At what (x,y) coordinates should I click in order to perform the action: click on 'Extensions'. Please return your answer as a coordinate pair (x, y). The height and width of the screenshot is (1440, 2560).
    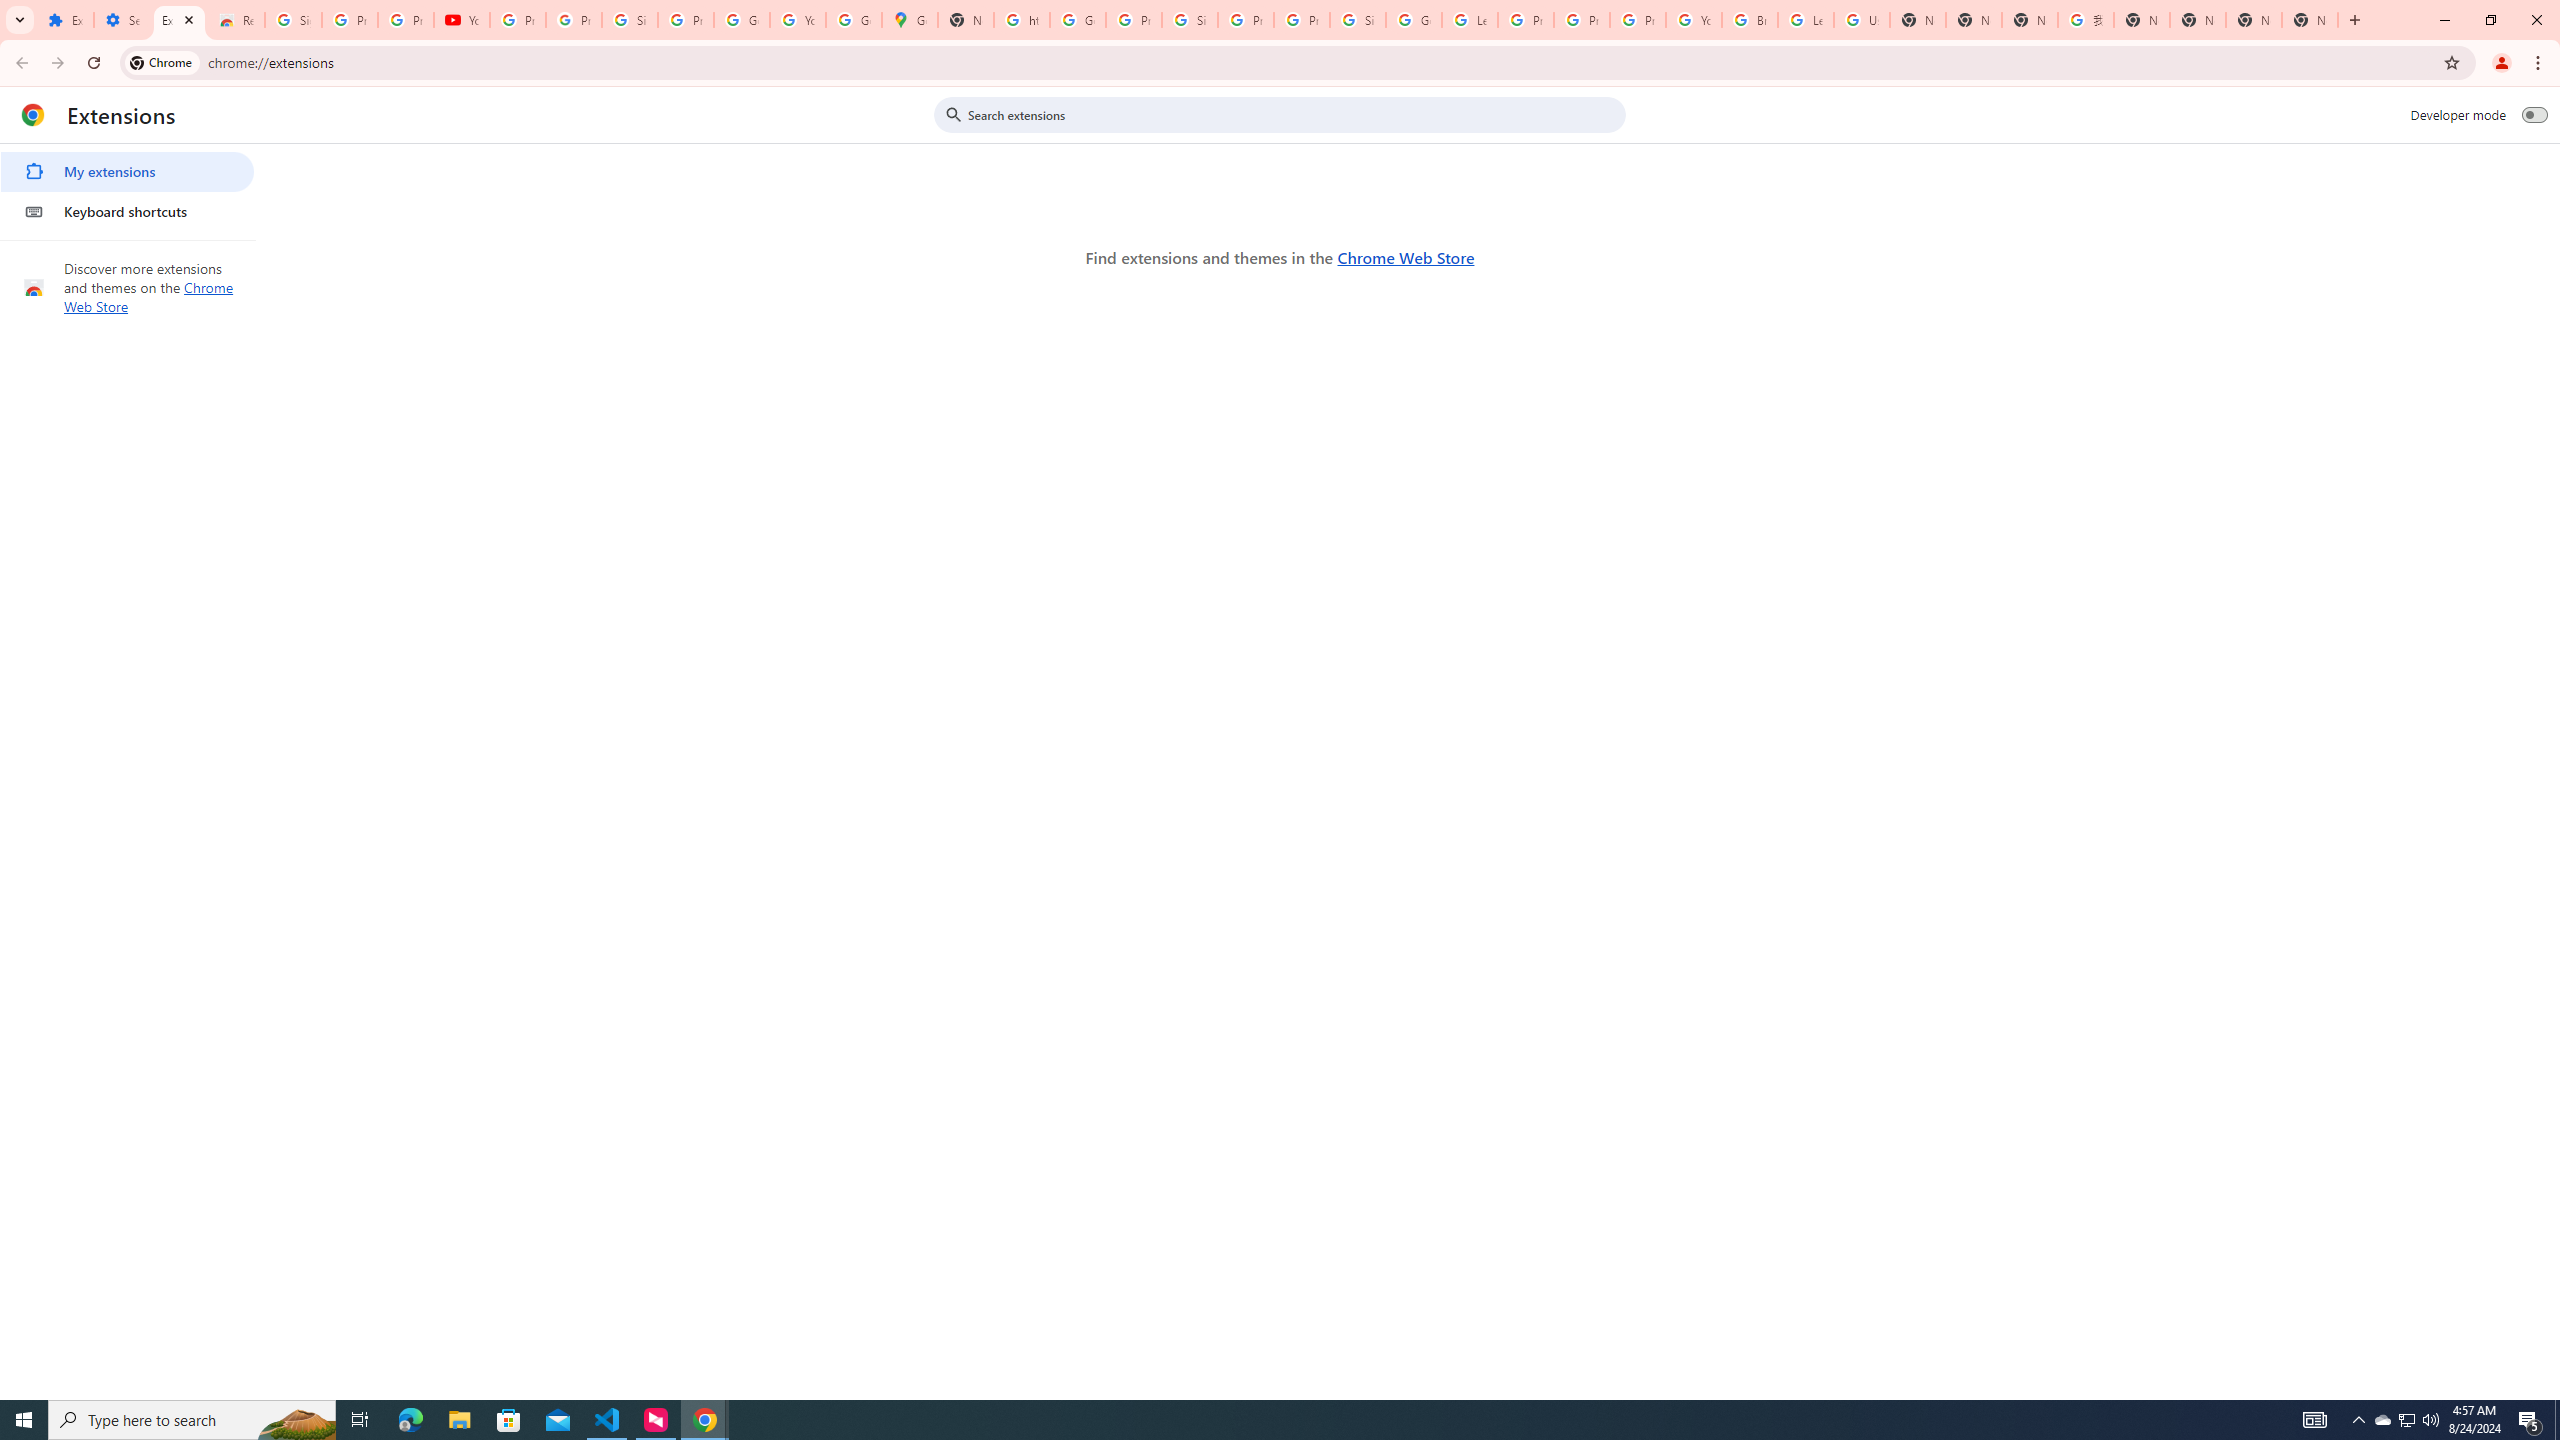
    Looking at the image, I should click on (65, 19).